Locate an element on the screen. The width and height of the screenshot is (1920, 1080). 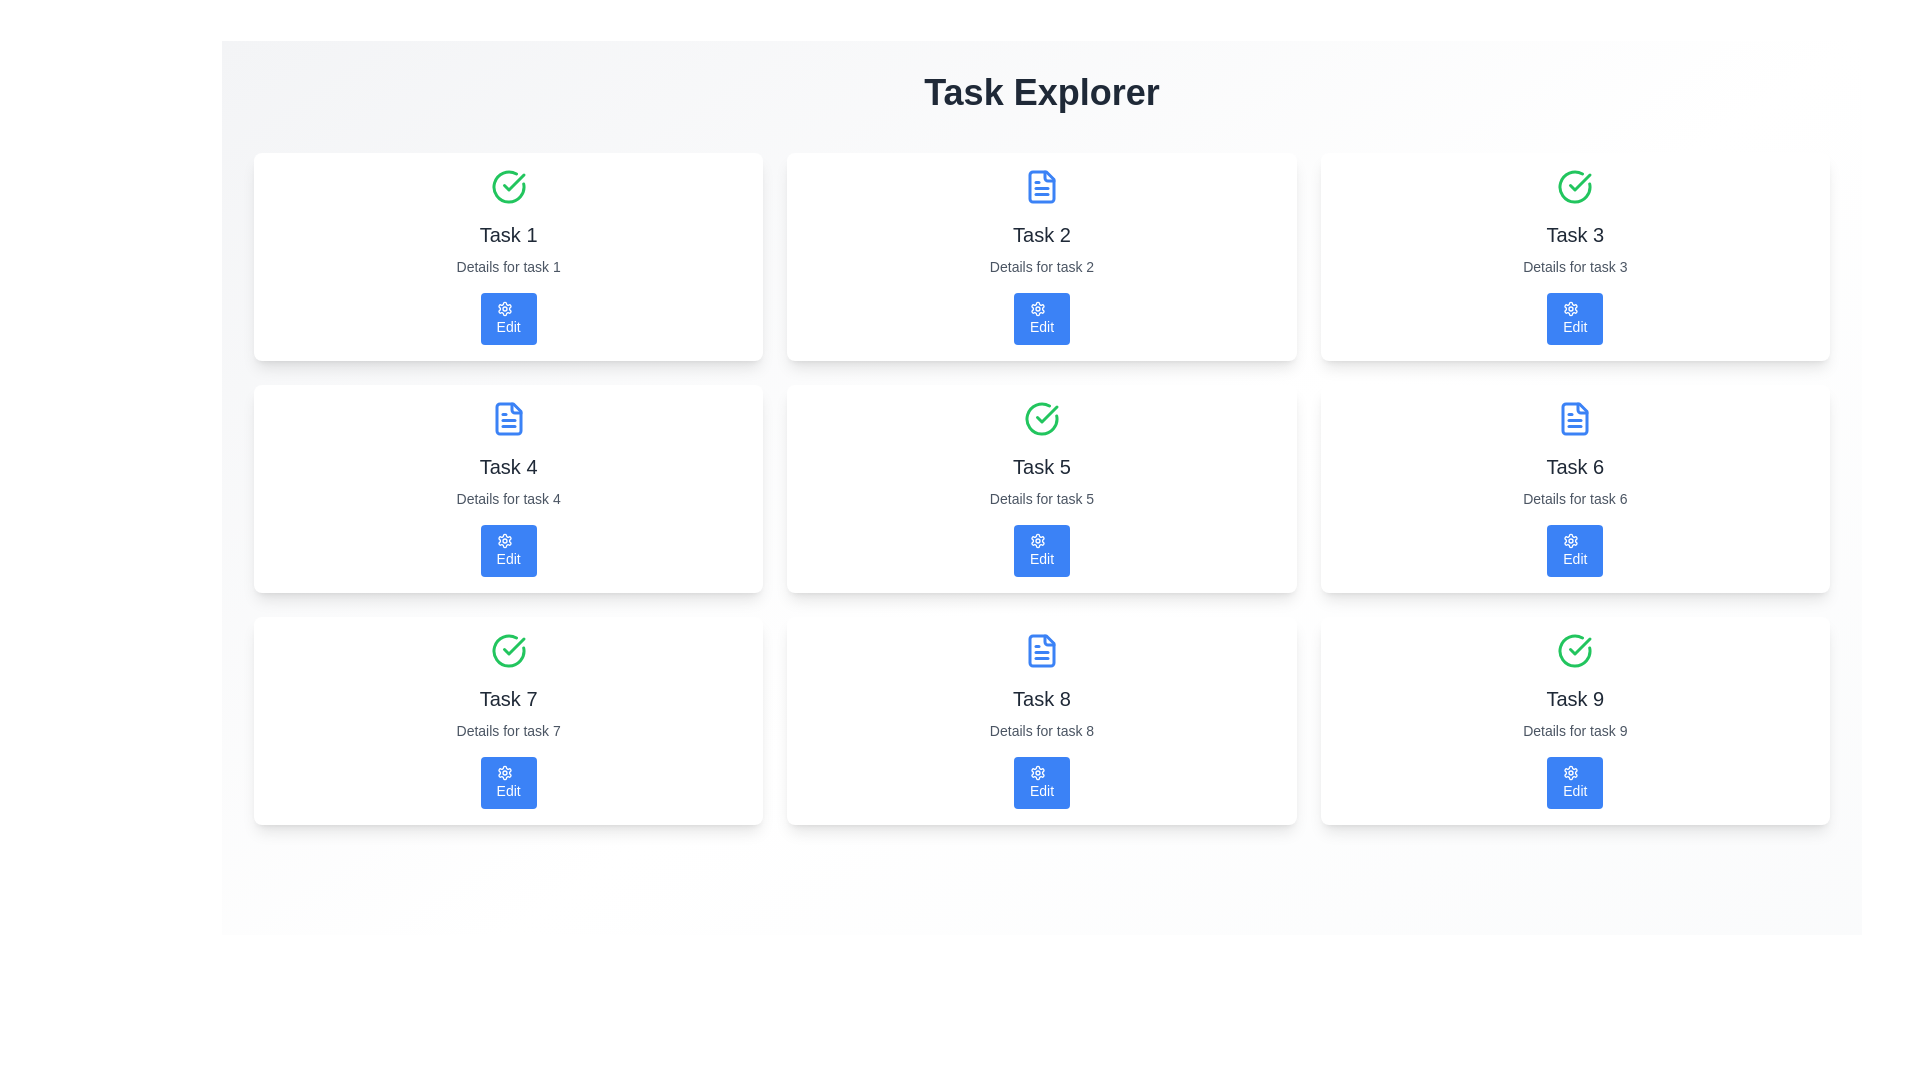
the blue rectangular button labeled 'Edit' with a gear icon, located in the bottom right of the 'Task 8' card is located at coordinates (1040, 782).